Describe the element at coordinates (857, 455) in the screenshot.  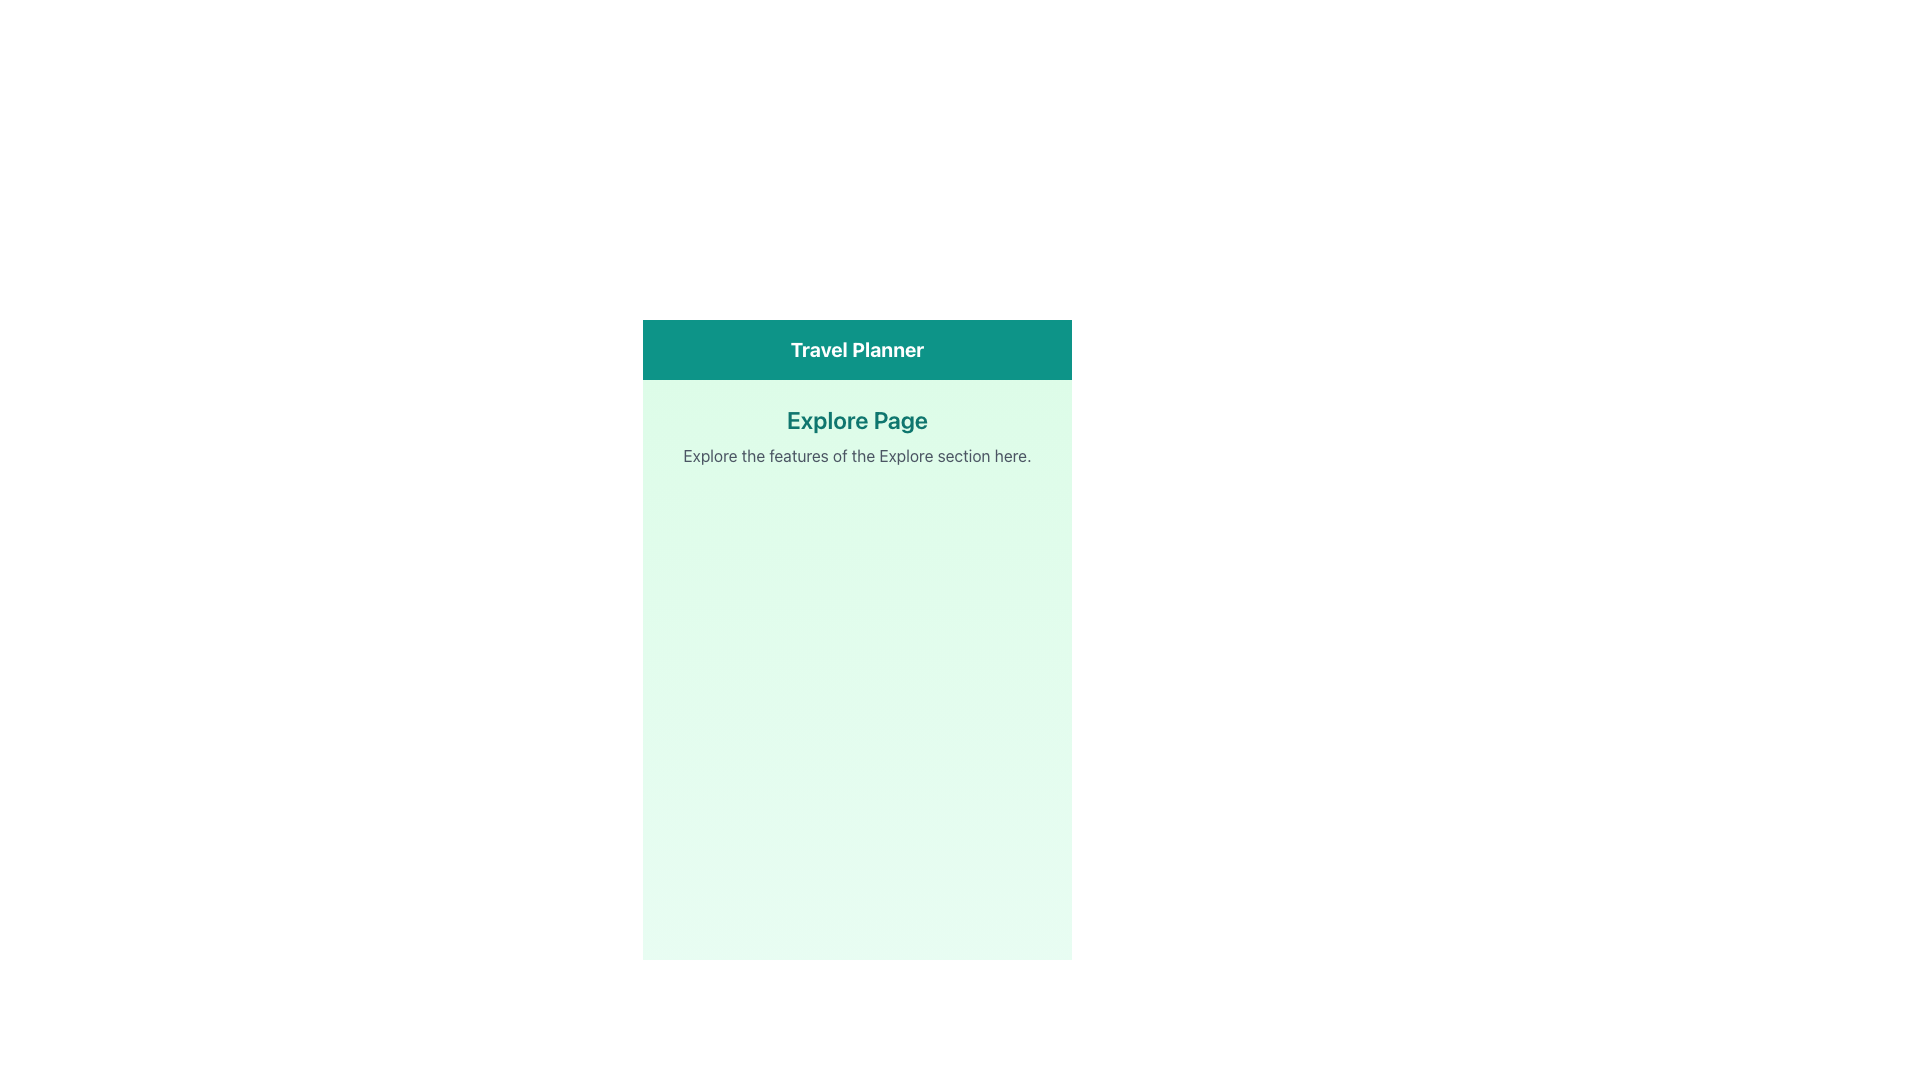
I see `the static text that reads 'Explore the features of the Explore section here.' which is styled in gray and located directly below the 'Explore Page' heading` at that location.